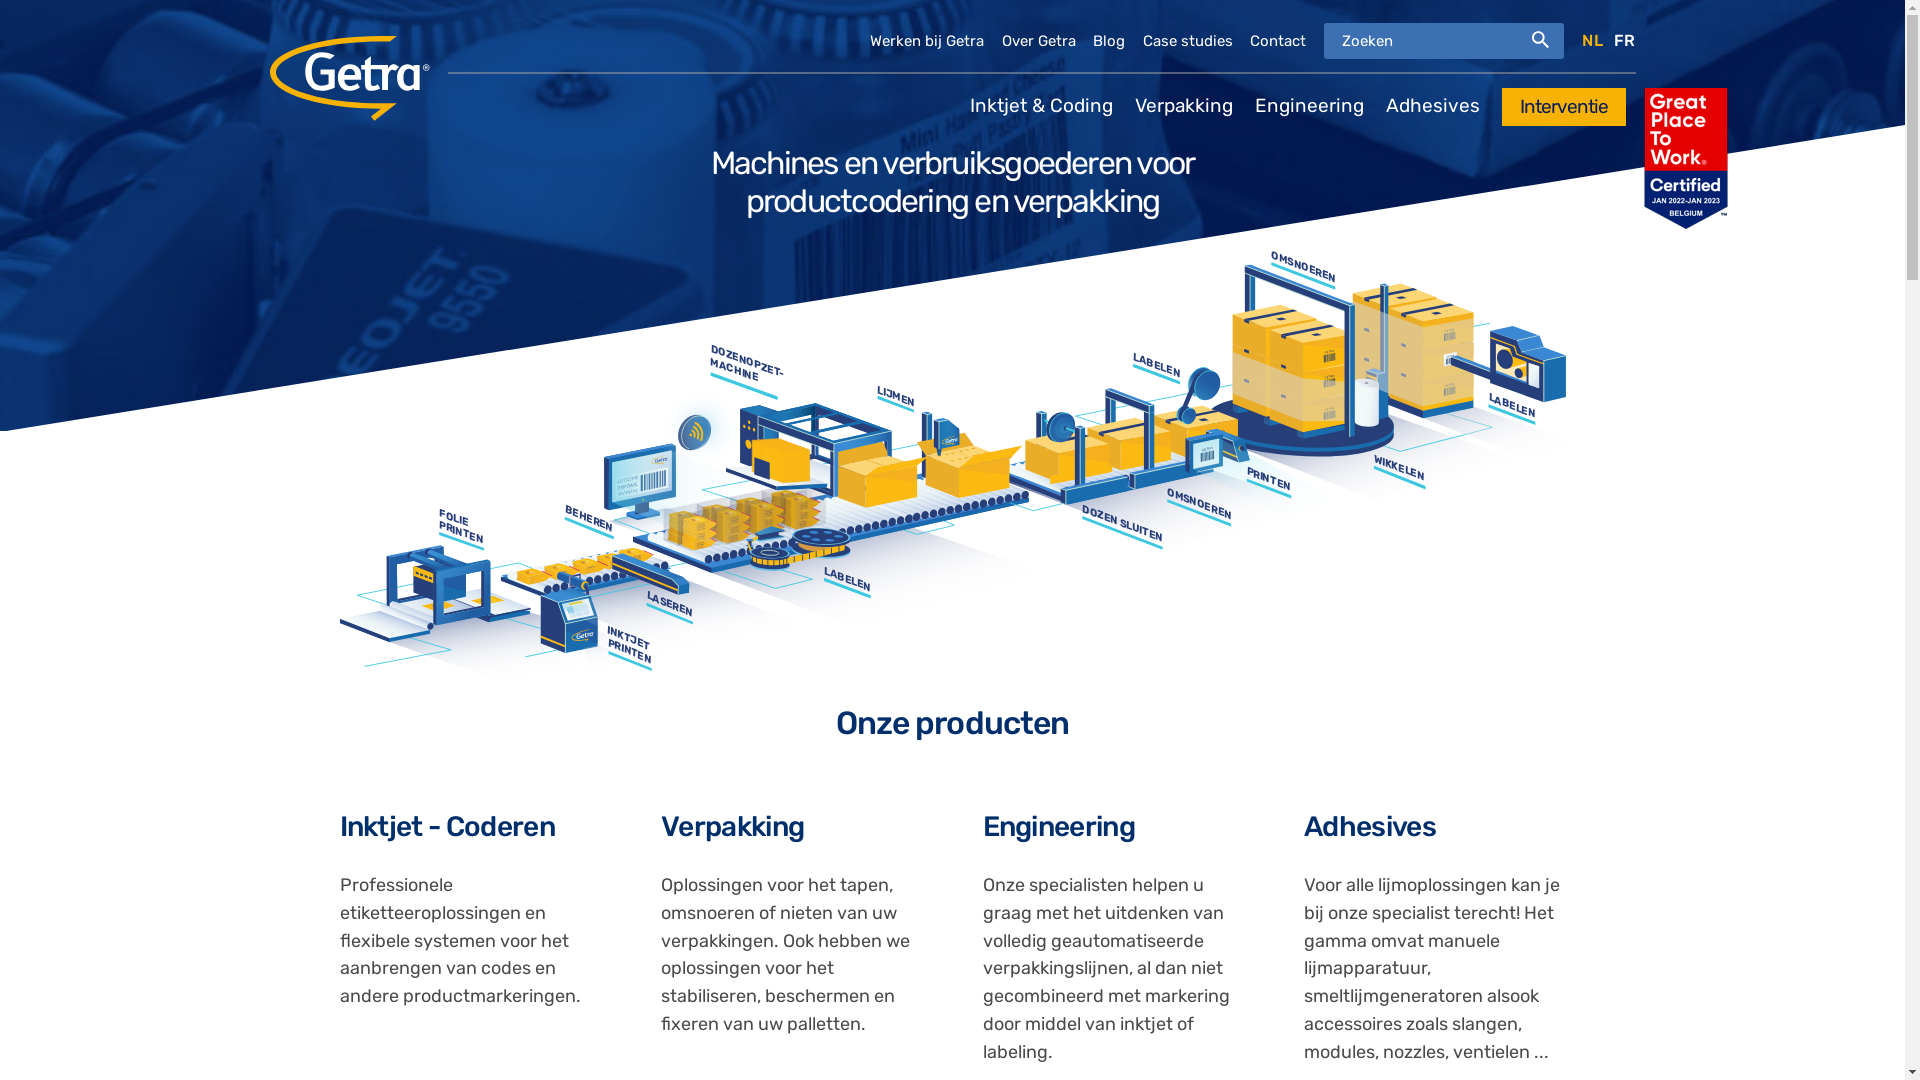 The height and width of the screenshot is (1080, 1920). What do you see at coordinates (350, 48) in the screenshot?
I see `'Home'` at bounding box center [350, 48].